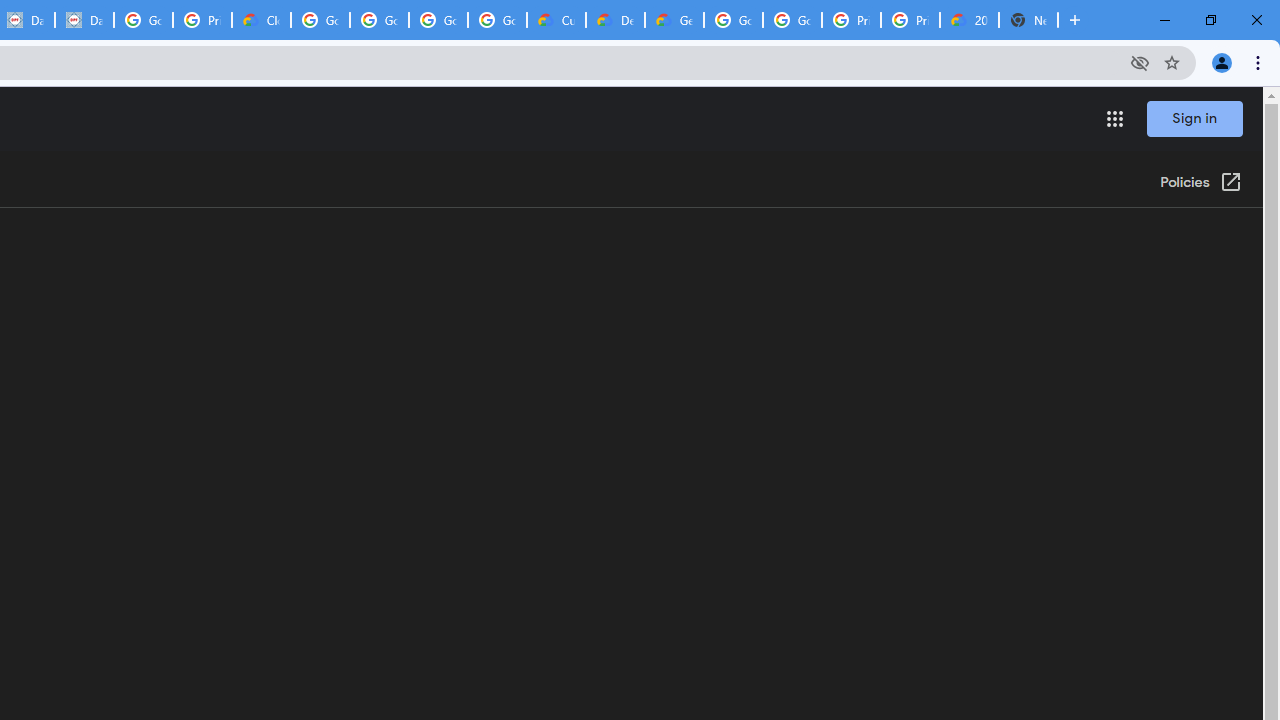 Image resolution: width=1280 pixels, height=720 pixels. I want to click on 'Gemini for Business and Developers | Google Cloud', so click(674, 20).